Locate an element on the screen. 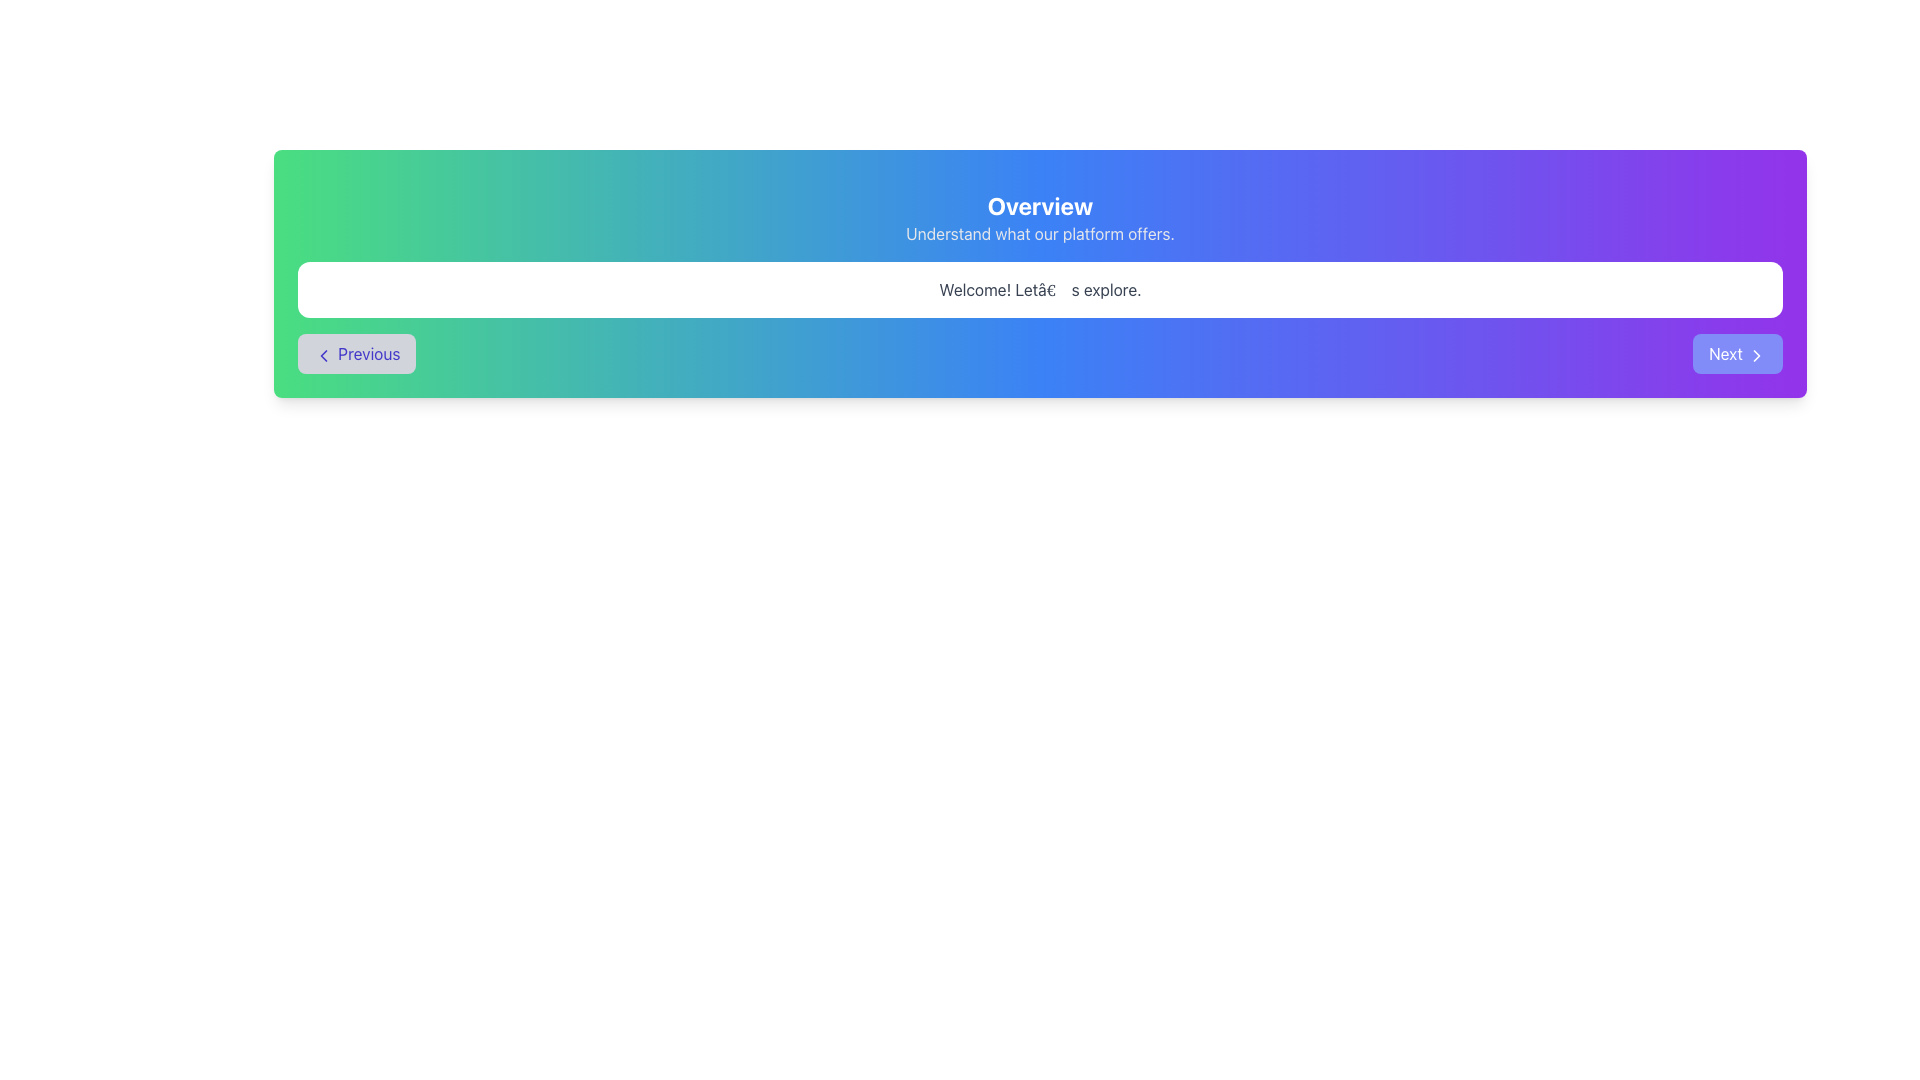 The width and height of the screenshot is (1920, 1080). the Static Text Box displaying the message 'Welcome! Let’s explore.' which is centered beneath the title and above the navigation buttons is located at coordinates (1040, 289).